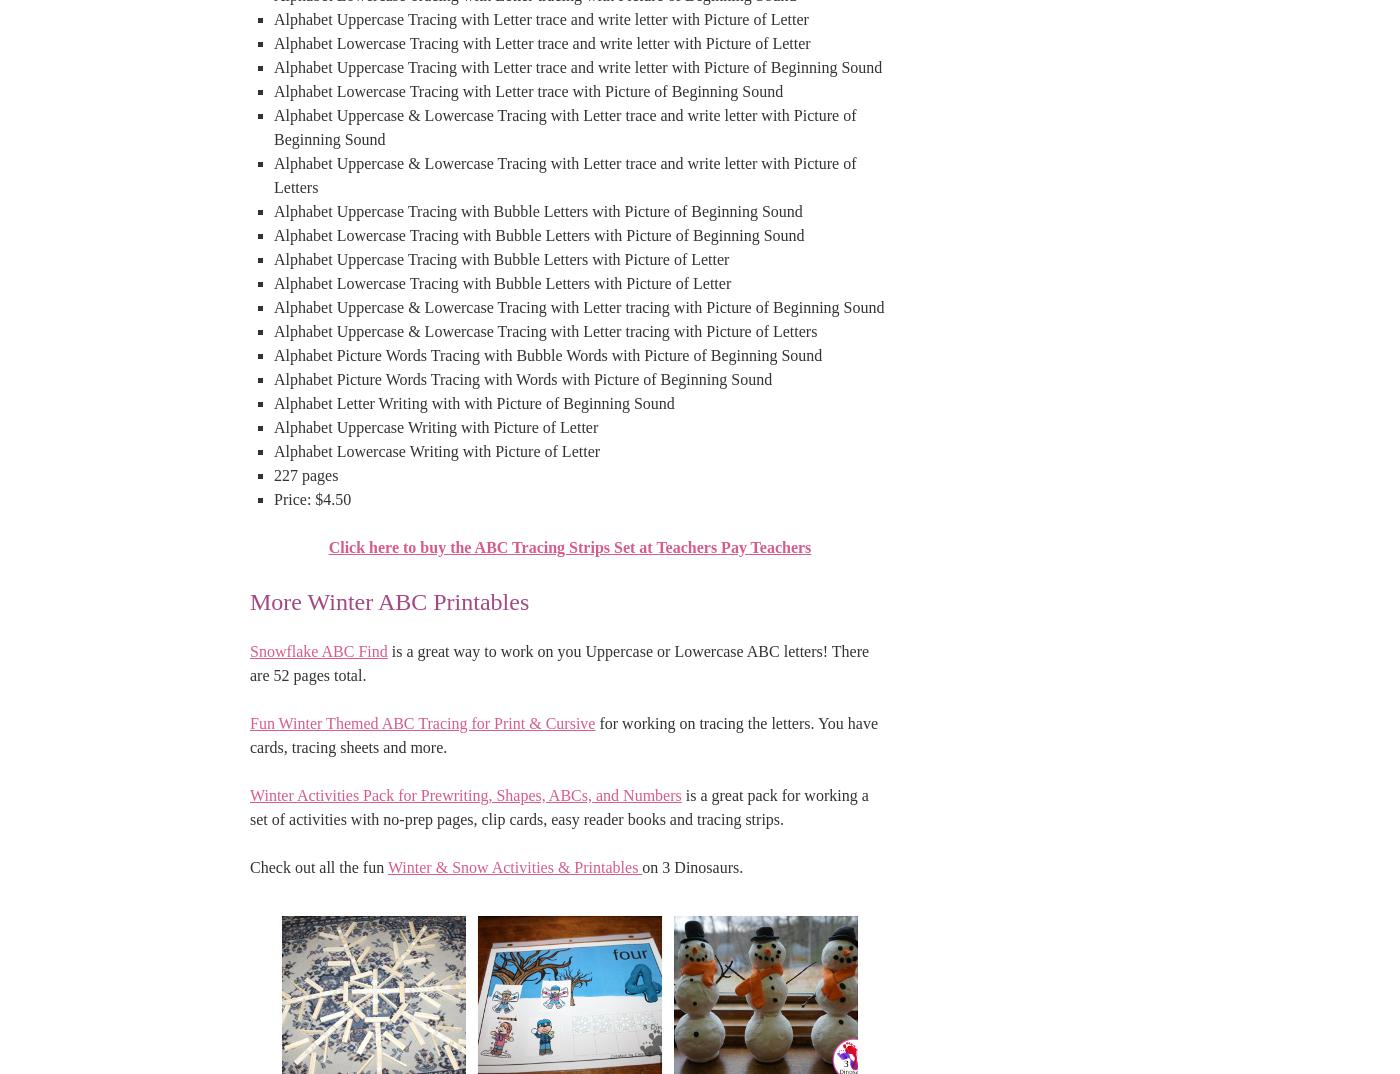  Describe the element at coordinates (578, 66) in the screenshot. I see `'Alphabet Uppercase Tracing with Letter trace and write letter with Picture of Beginning Sound'` at that location.